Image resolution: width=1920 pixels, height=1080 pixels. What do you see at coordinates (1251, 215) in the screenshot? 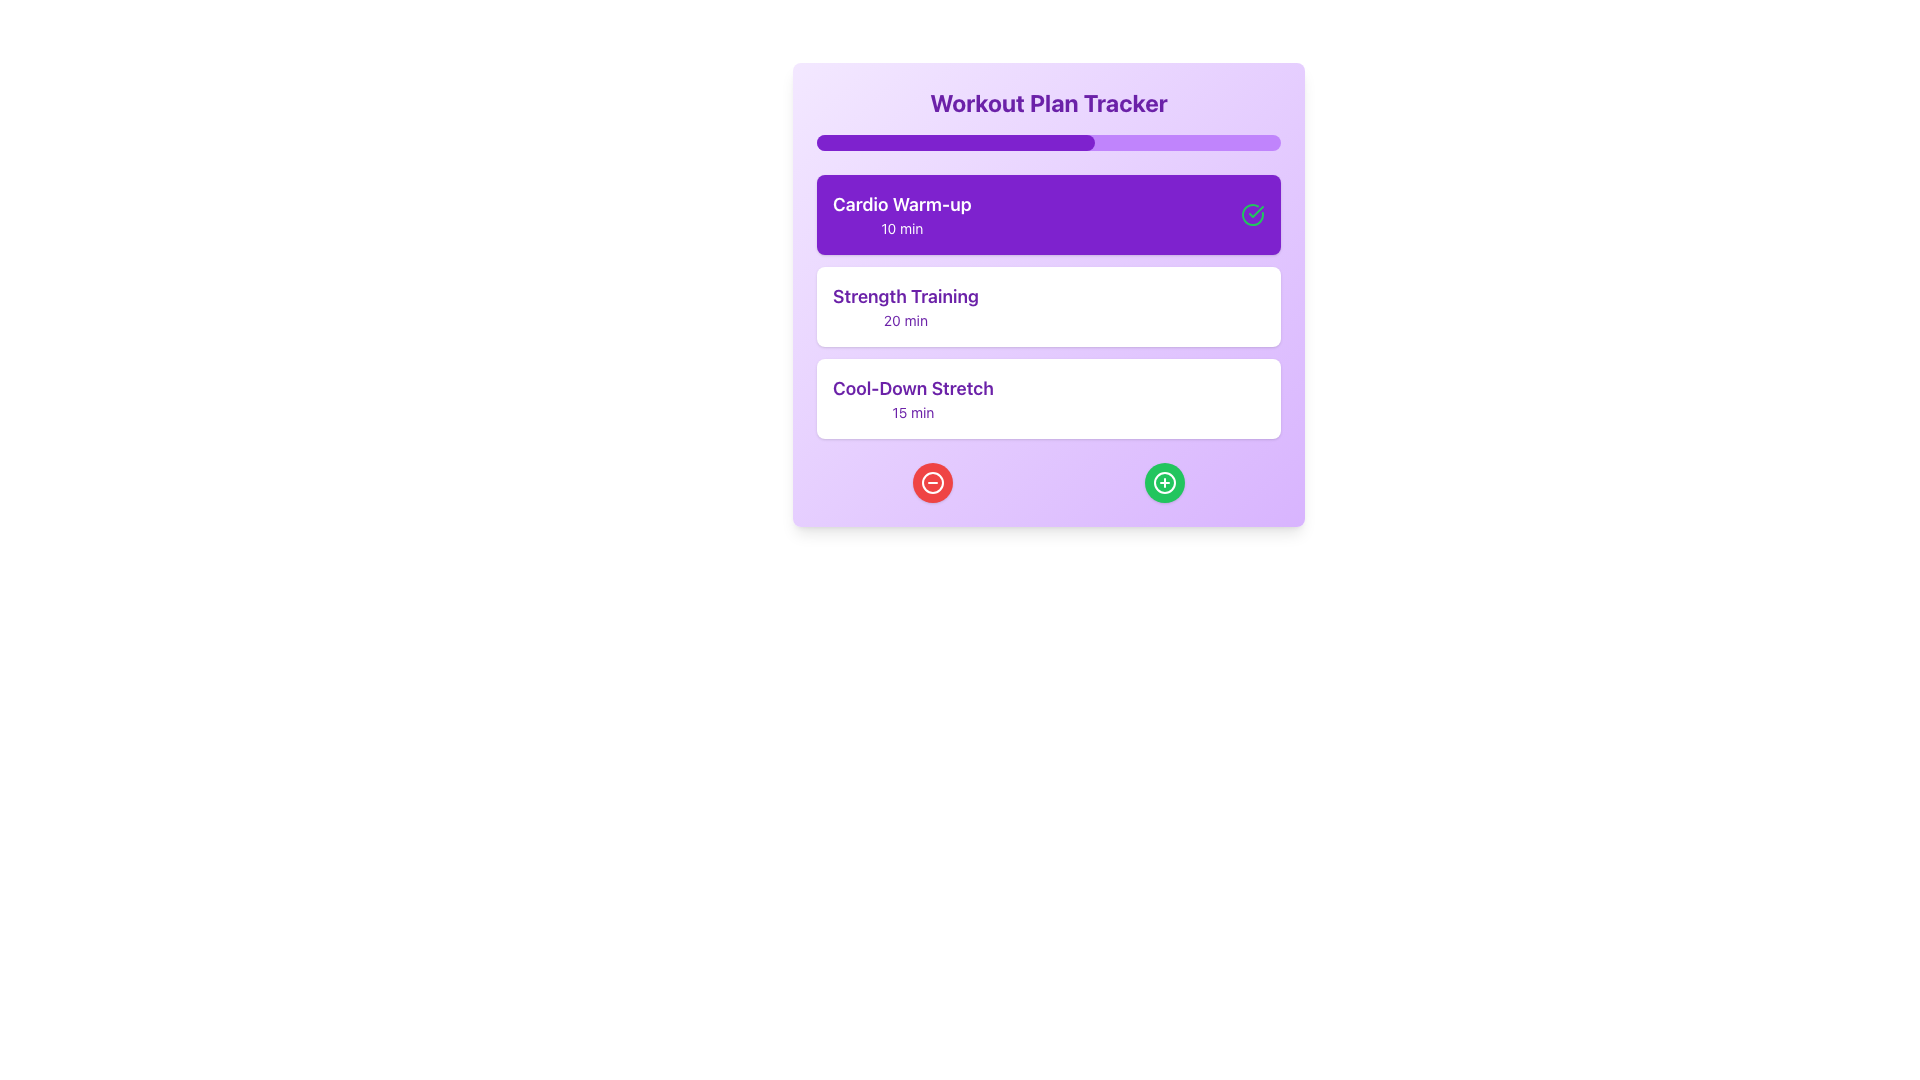
I see `the completion status icon for the 'Cardio Warm-up' task located in the top-right corner of the card` at bounding box center [1251, 215].